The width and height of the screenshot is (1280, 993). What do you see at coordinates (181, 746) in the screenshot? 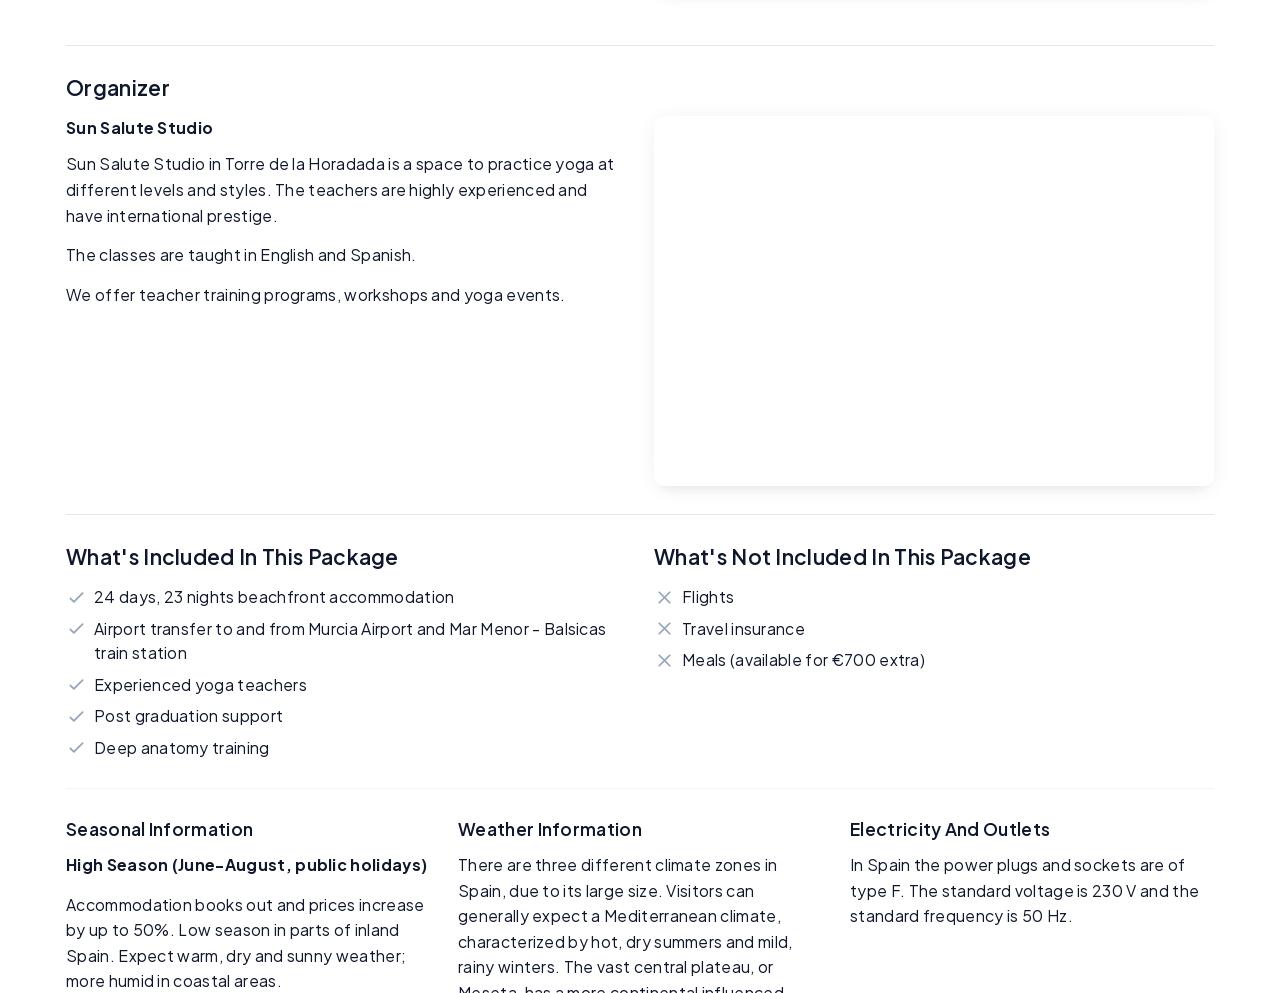
I see `'Deep anatomy training'` at bounding box center [181, 746].